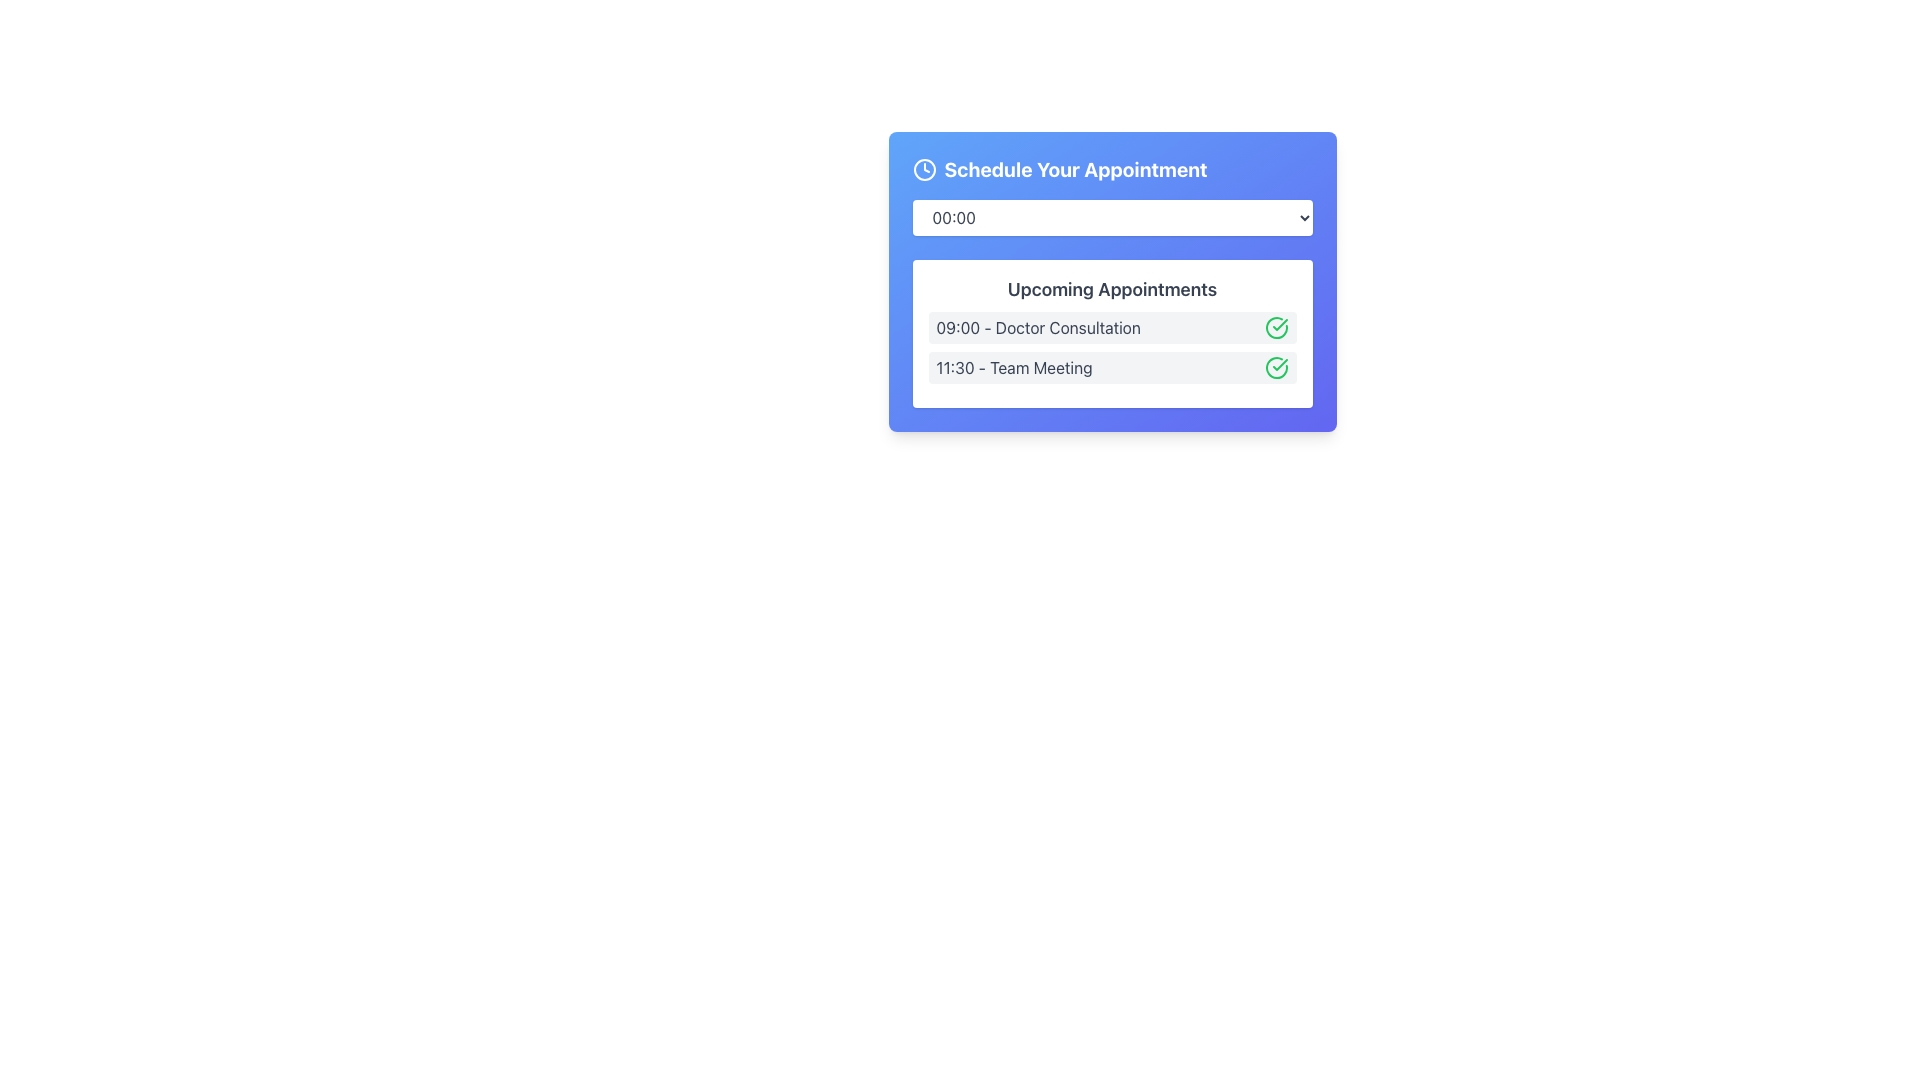  Describe the element at coordinates (1074, 168) in the screenshot. I see `the Text label that serves as a title for the scheduling appointments section, located at the top of its containing section and centered within the blue title bar` at that location.